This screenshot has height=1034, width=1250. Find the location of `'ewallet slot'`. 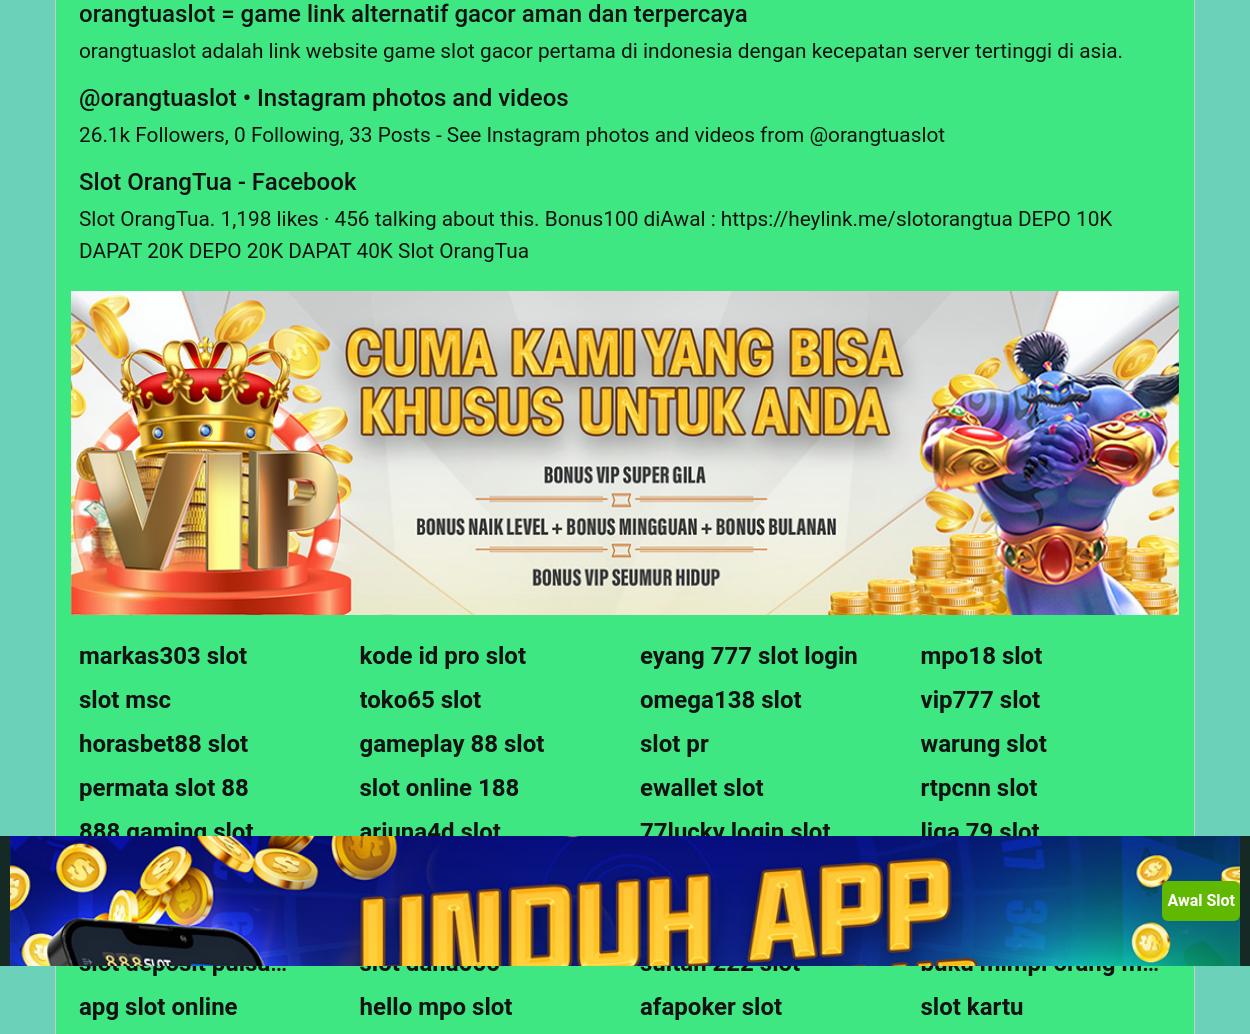

'ewallet slot' is located at coordinates (700, 785).